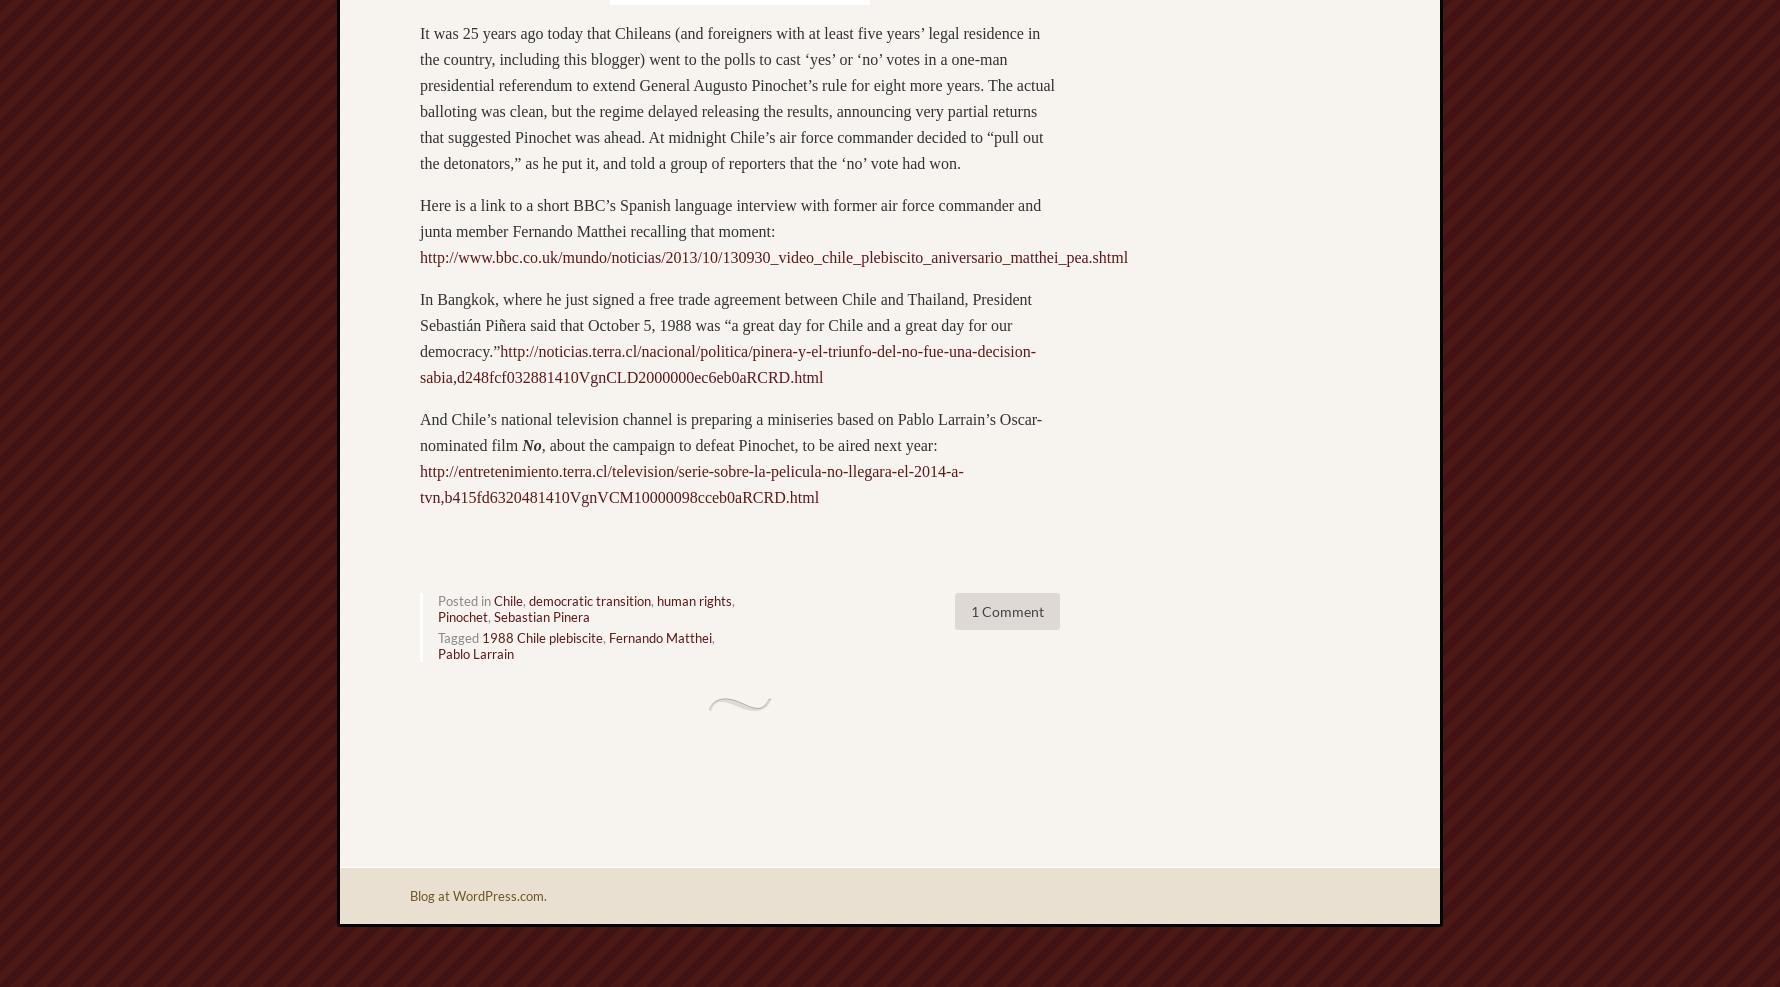 The image size is (1780, 987). Describe the element at coordinates (690, 483) in the screenshot. I see `'http://entretenimiento.terra.cl/television/serie-sobre-la-pelicula-no-llegara-el-2014-a-tvn,b415fd6320481410VgnVCM10000098cceb0aRCRD.html'` at that location.